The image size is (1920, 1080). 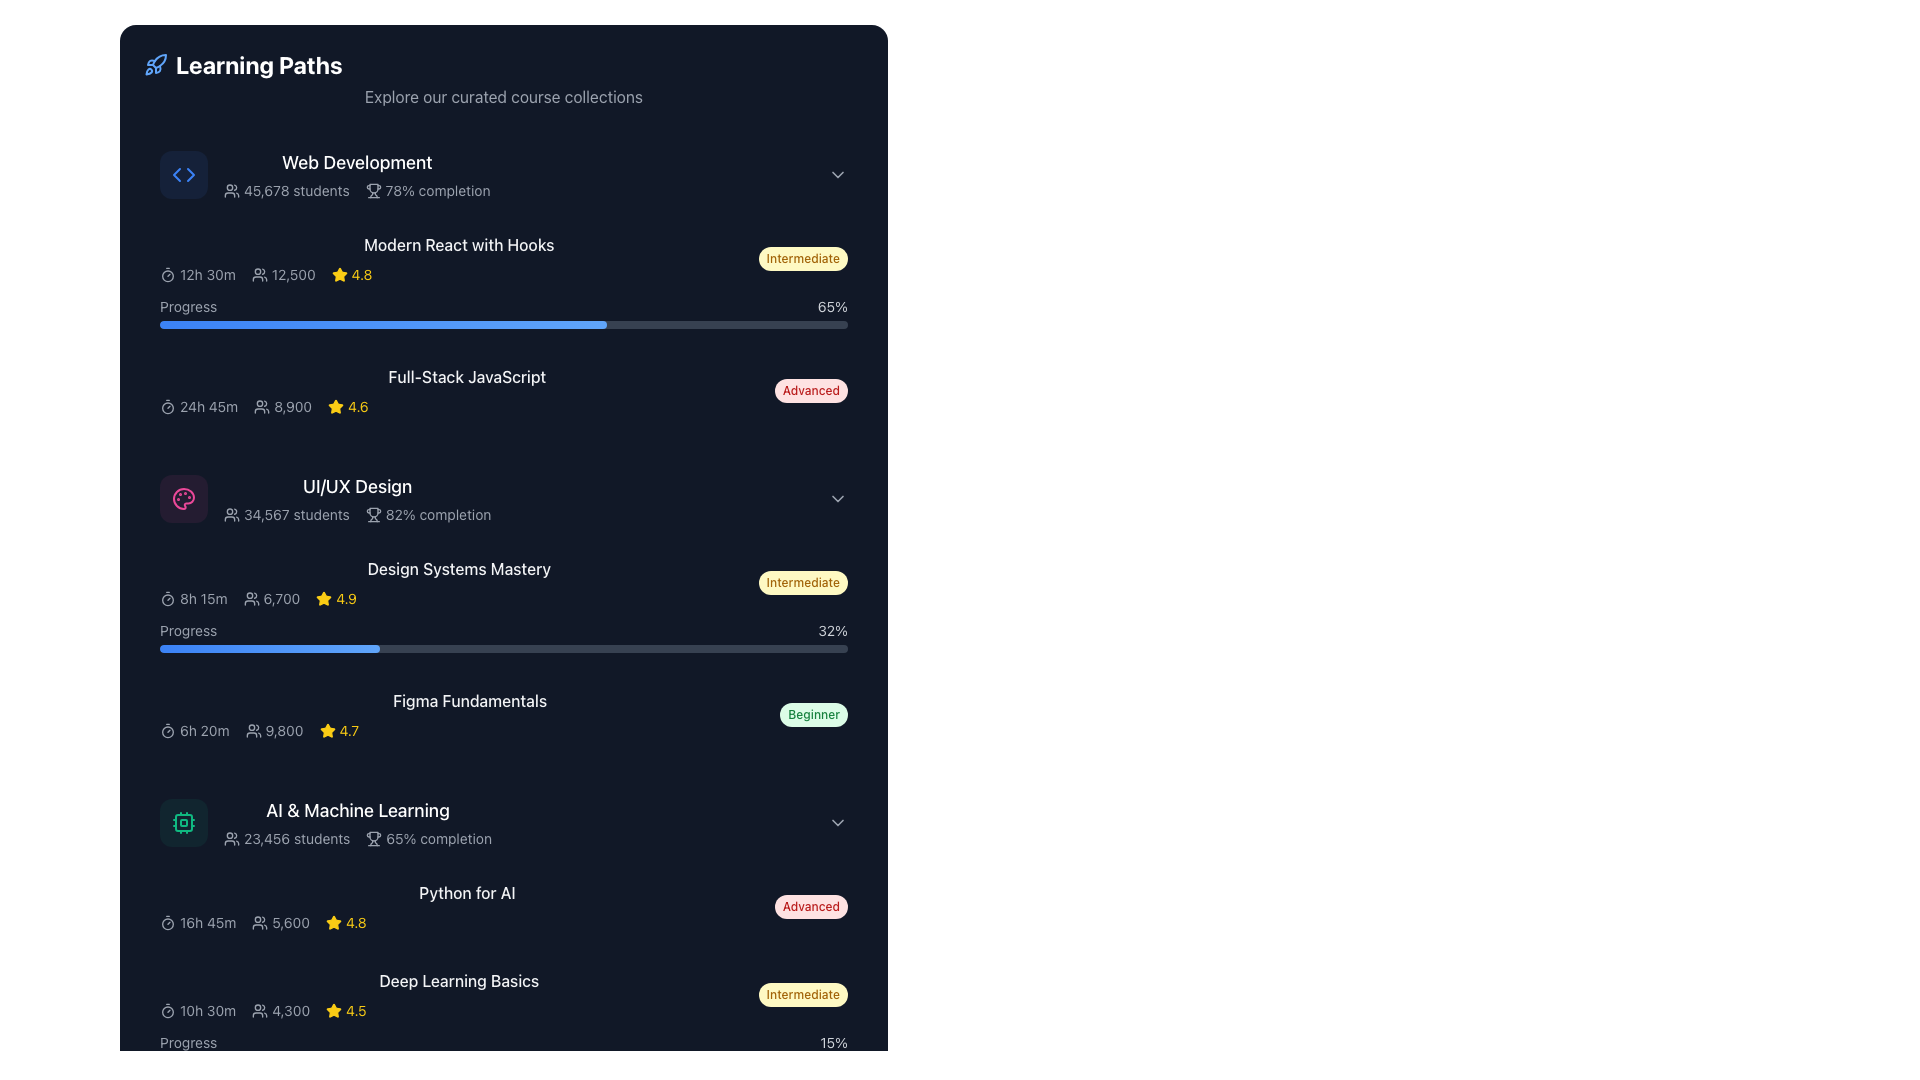 What do you see at coordinates (199, 406) in the screenshot?
I see `the static text display showing the duration '24h 45m' with a timer icon, located in the UI section for the 'Full-Stack JavaScript' course` at bounding box center [199, 406].